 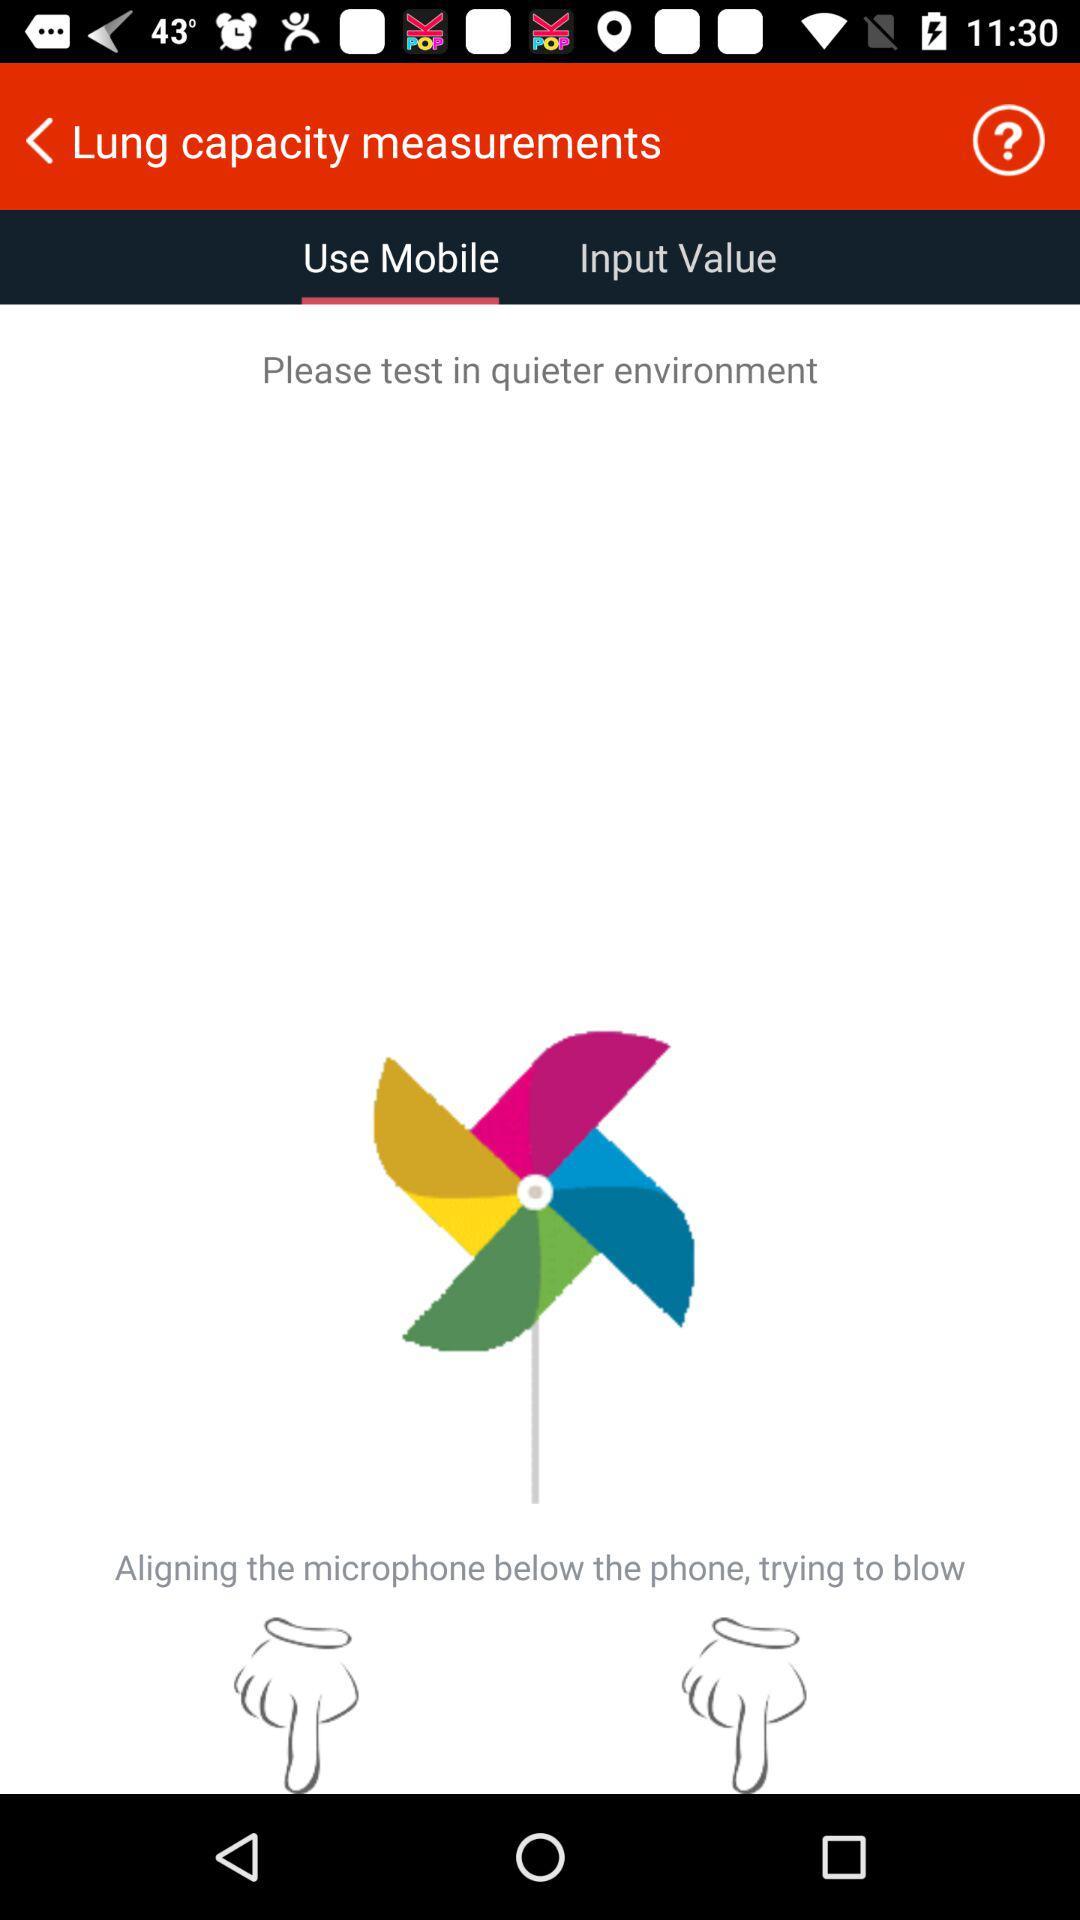 I want to click on lung capacity measurements item, so click(x=471, y=139).